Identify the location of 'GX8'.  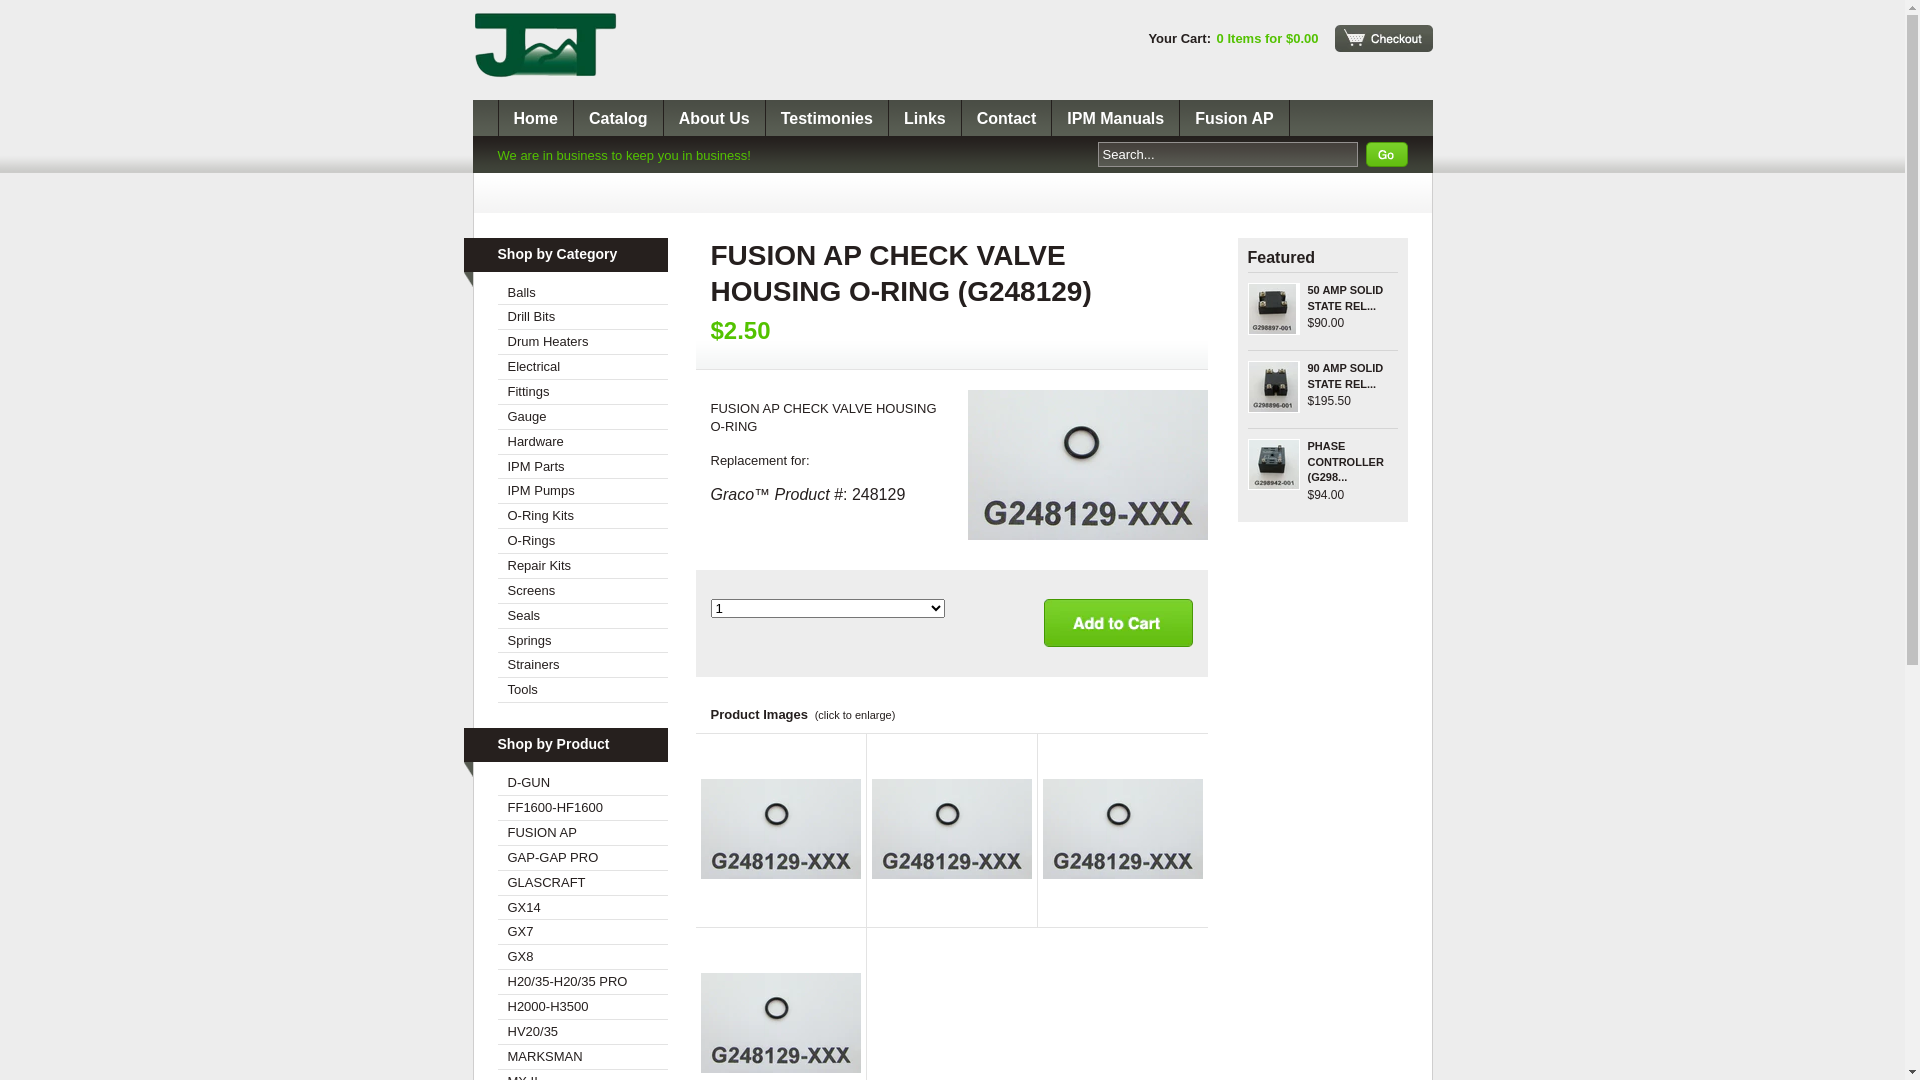
(581, 956).